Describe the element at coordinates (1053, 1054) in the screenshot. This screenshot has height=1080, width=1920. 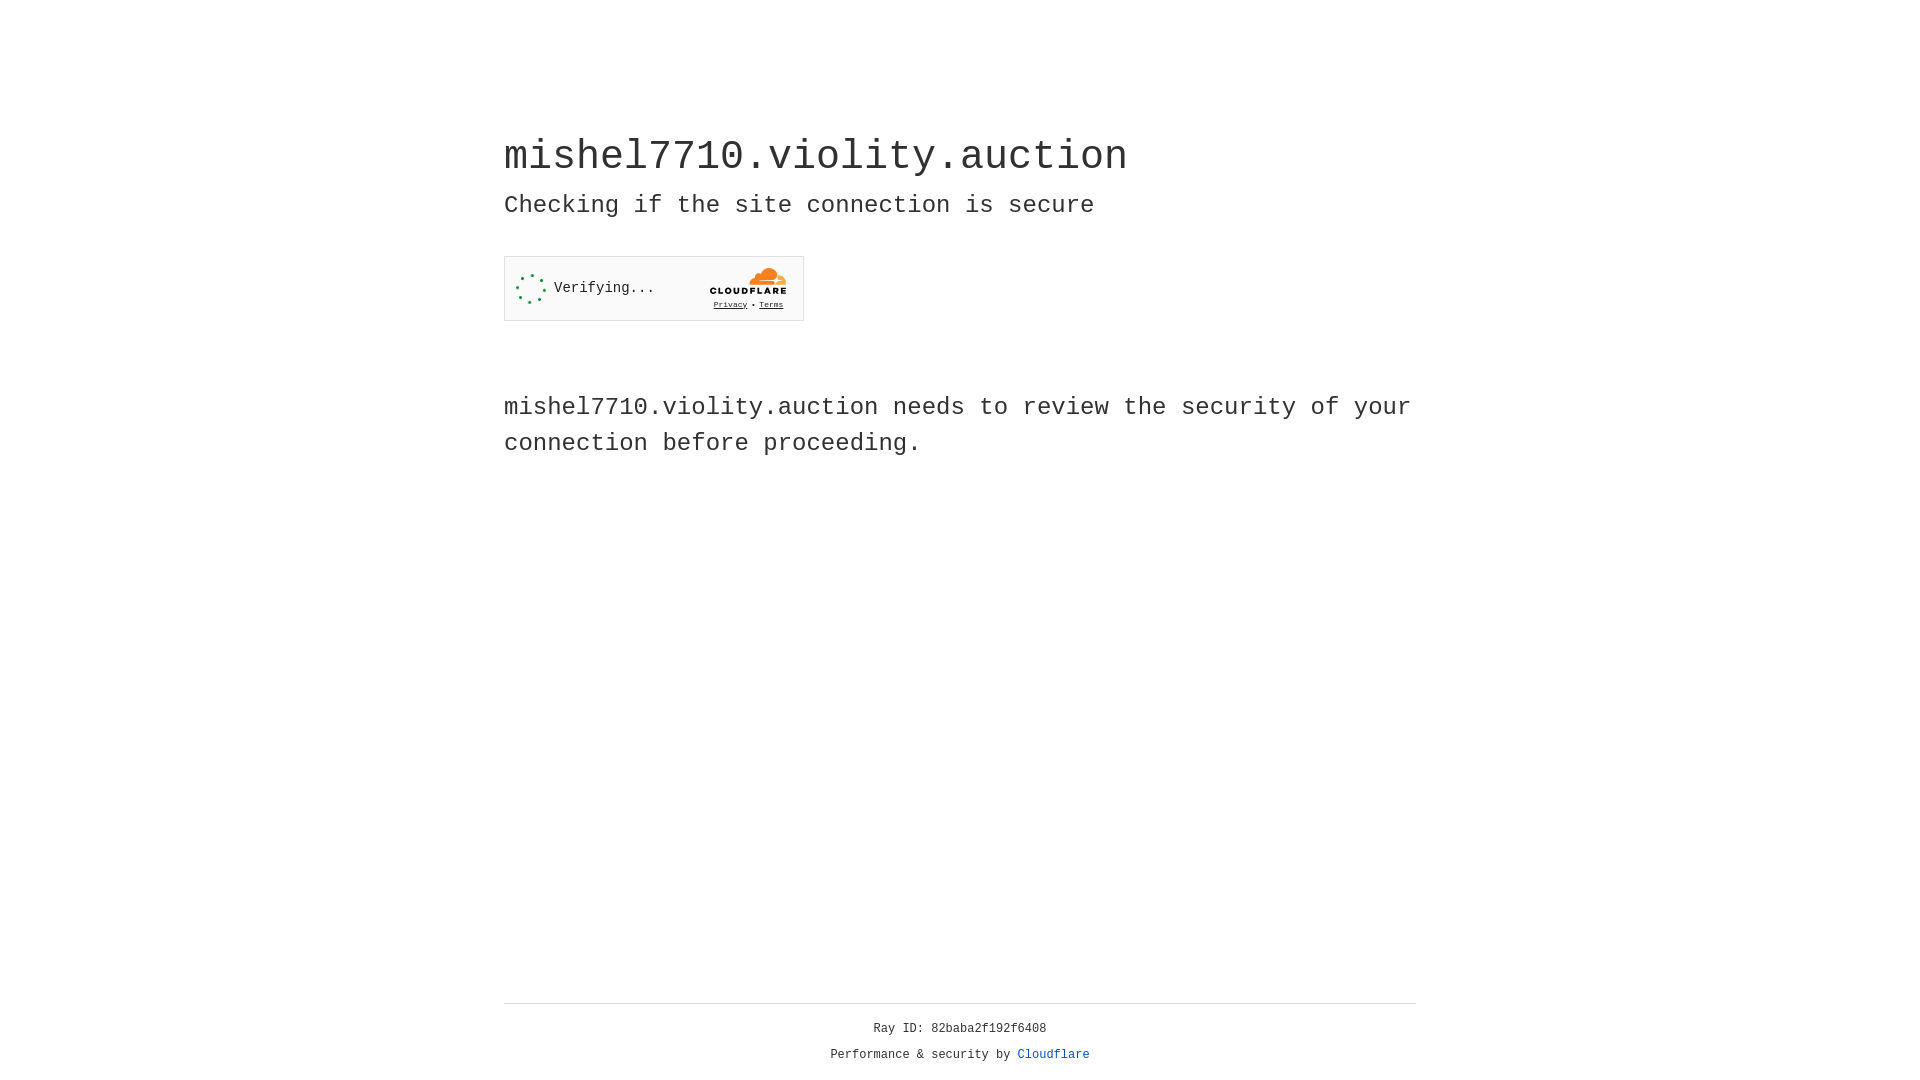
I see `'Cloudflare'` at that location.